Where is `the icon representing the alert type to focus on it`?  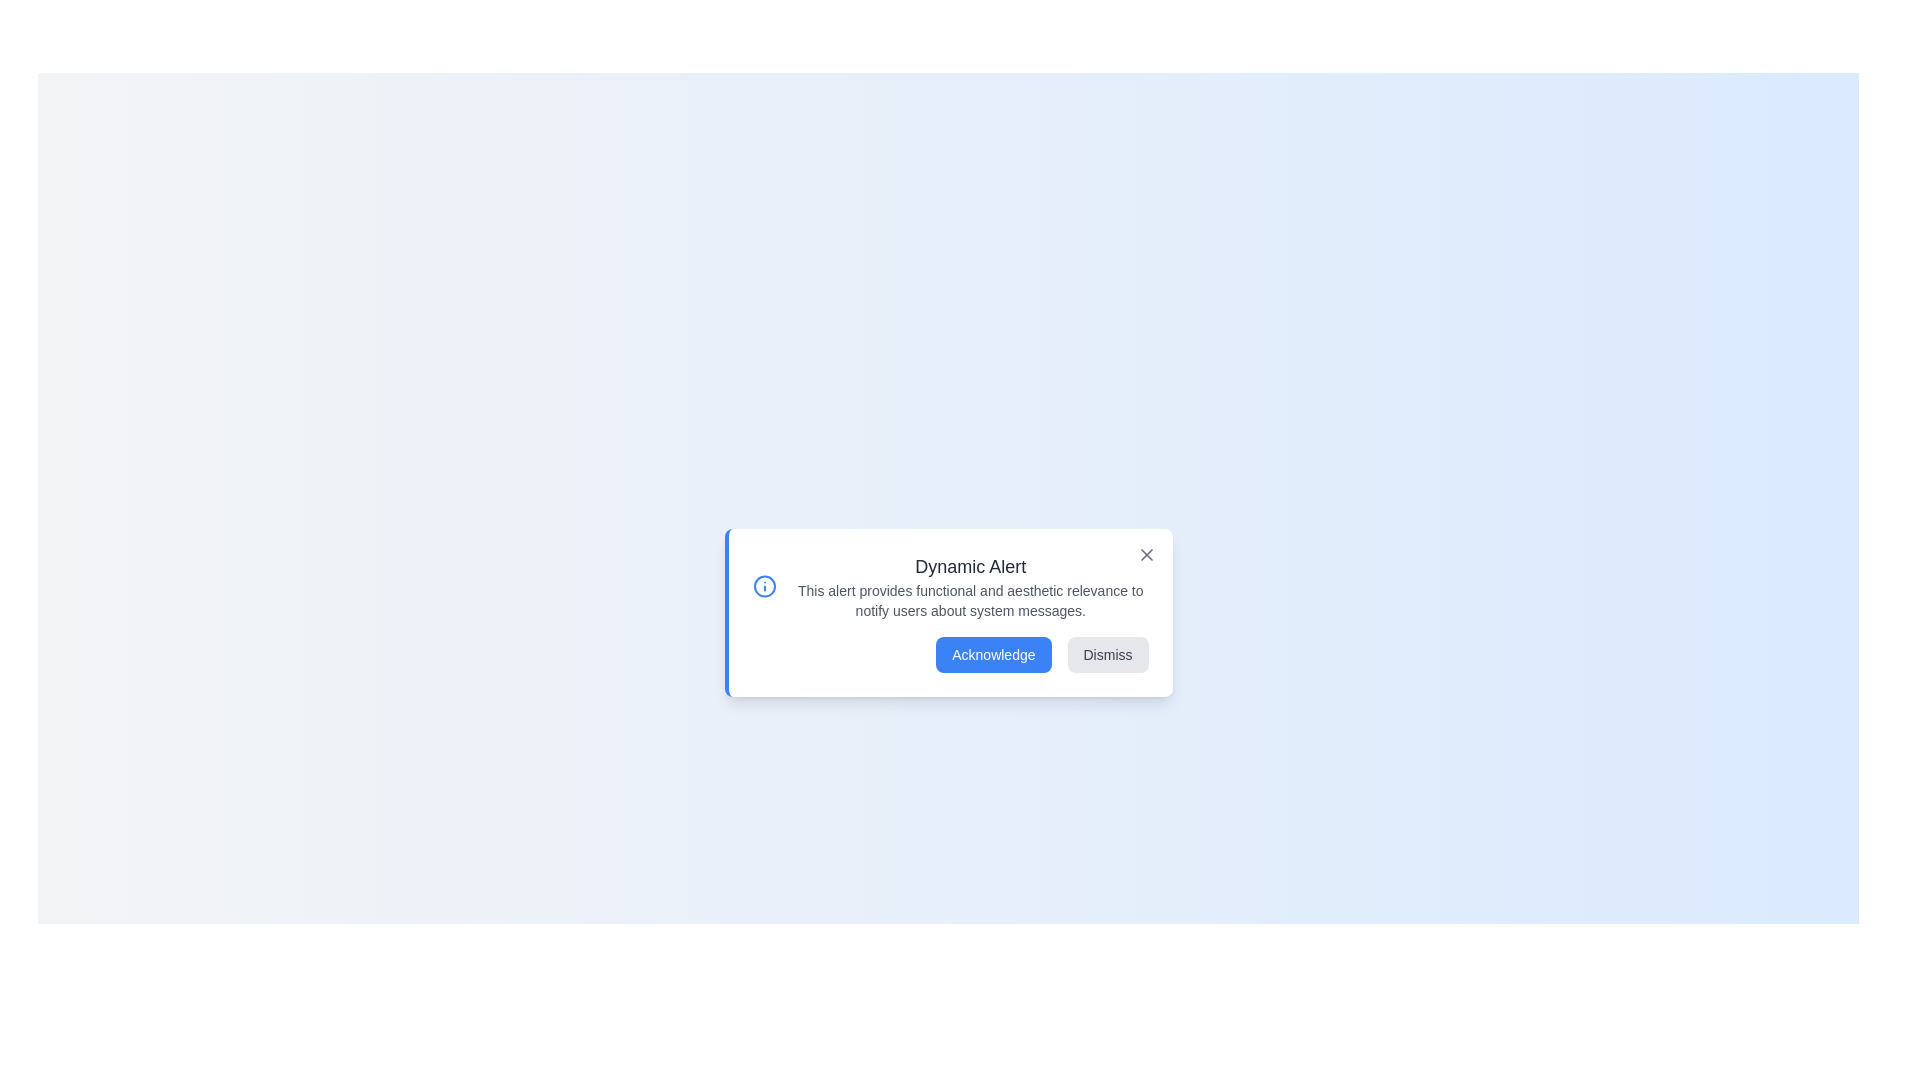
the icon representing the alert type to focus on it is located at coordinates (762, 585).